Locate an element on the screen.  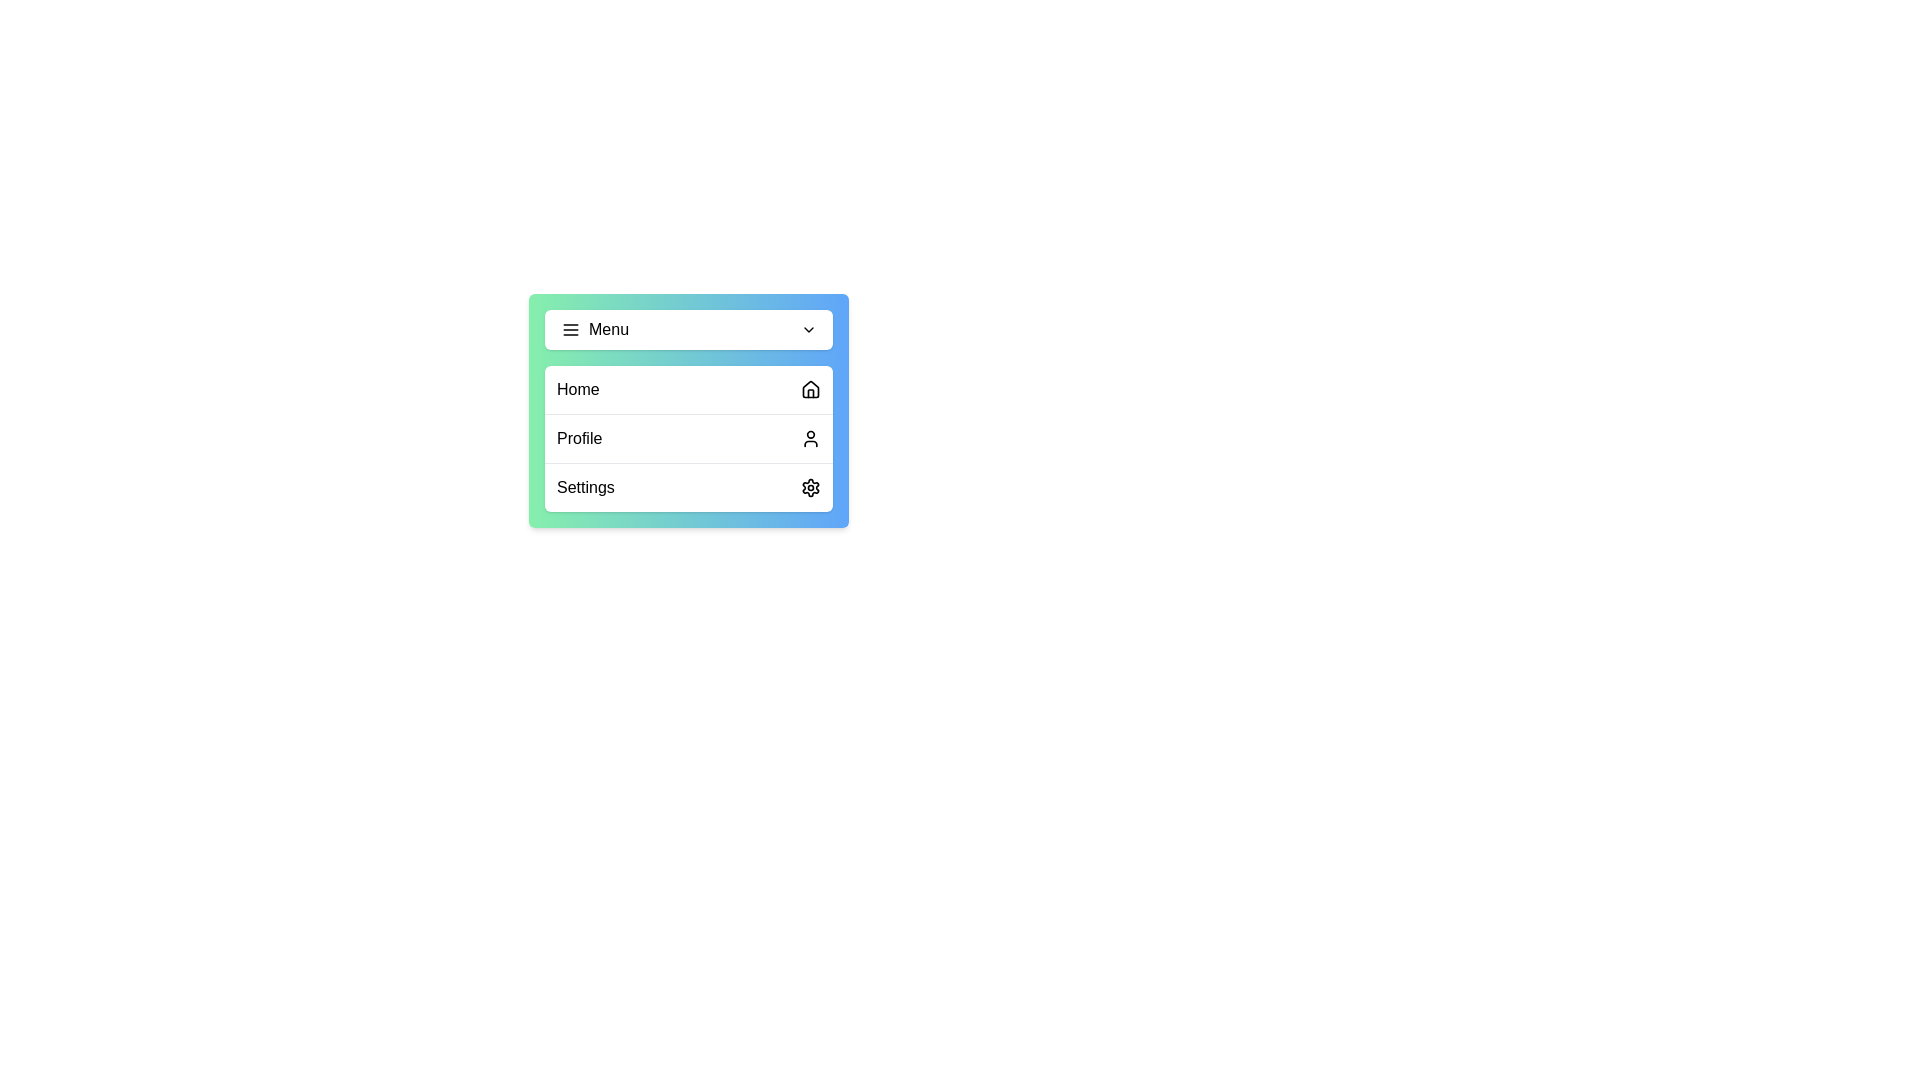
the 'Profile' option in the menu is located at coordinates (689, 437).